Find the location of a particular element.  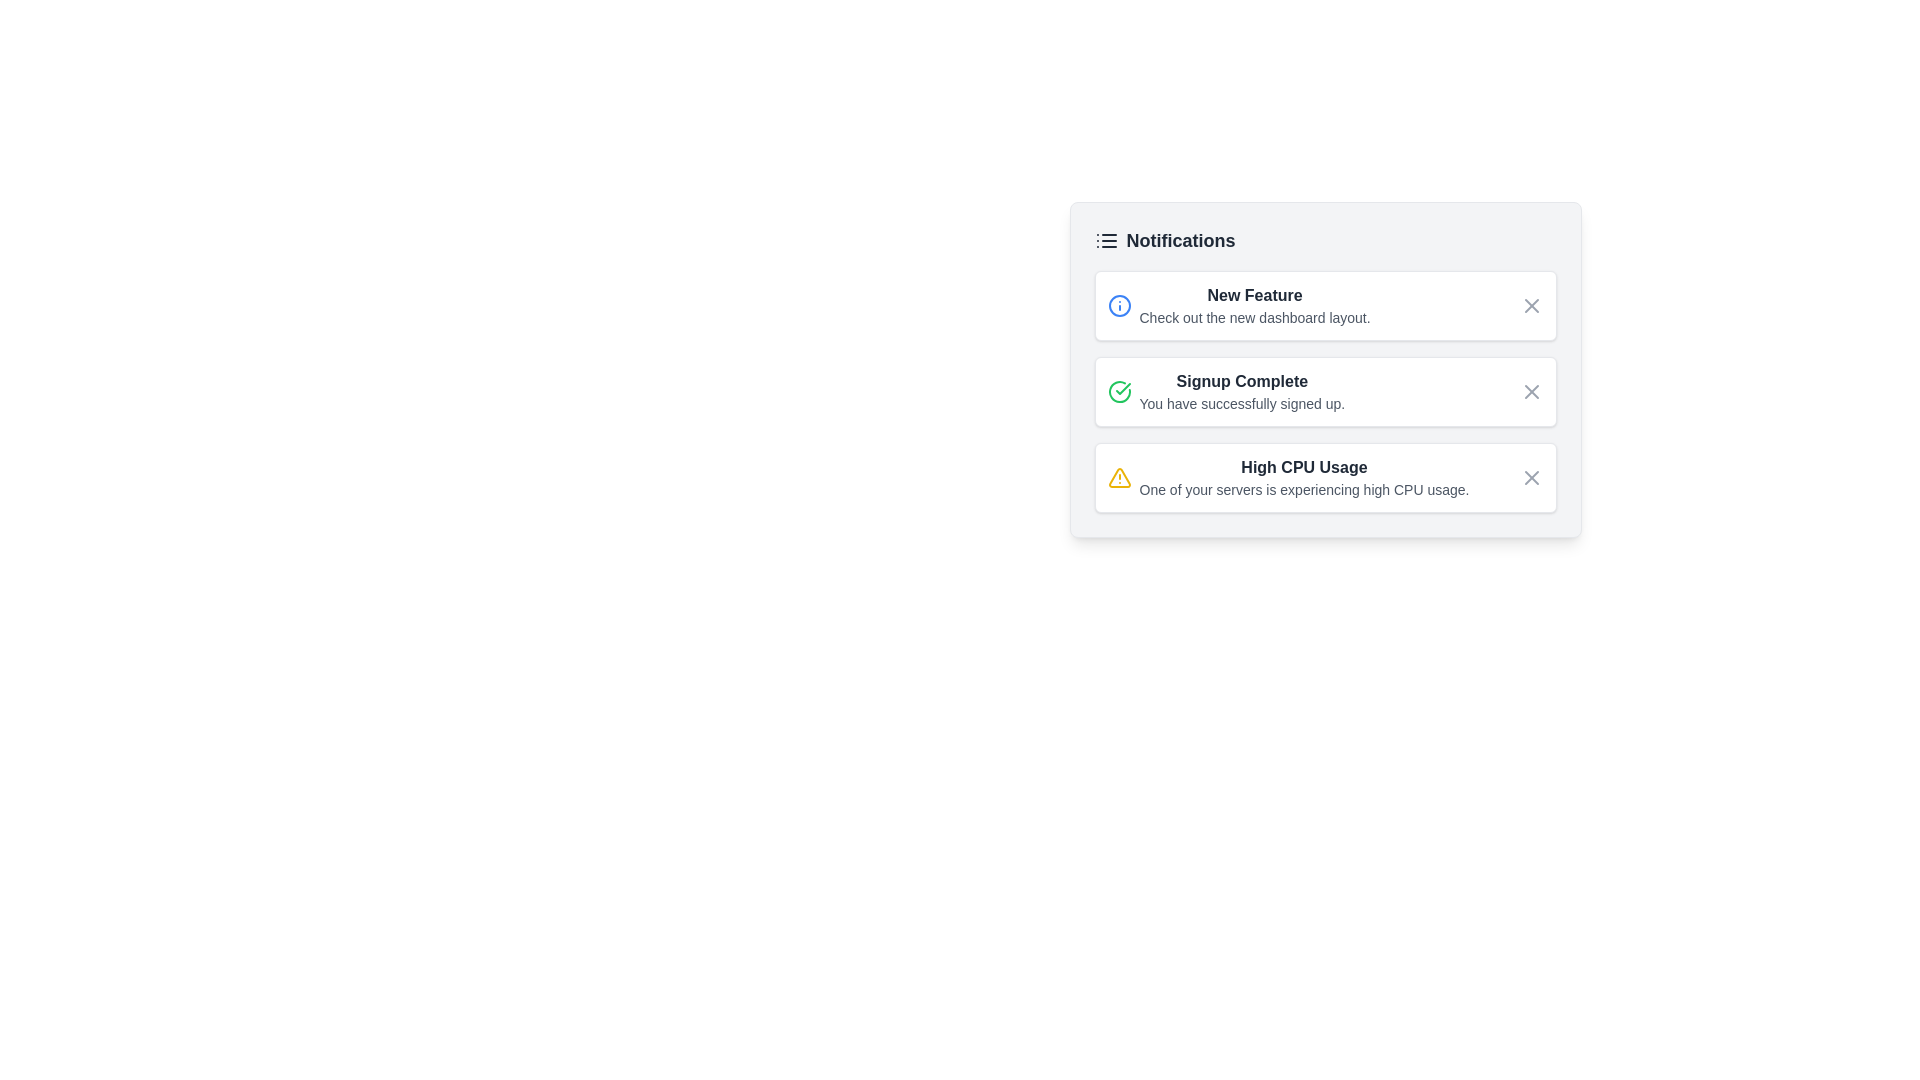

the triangular warning icon located in the third notification item at the bottom of the notification list is located at coordinates (1118, 478).